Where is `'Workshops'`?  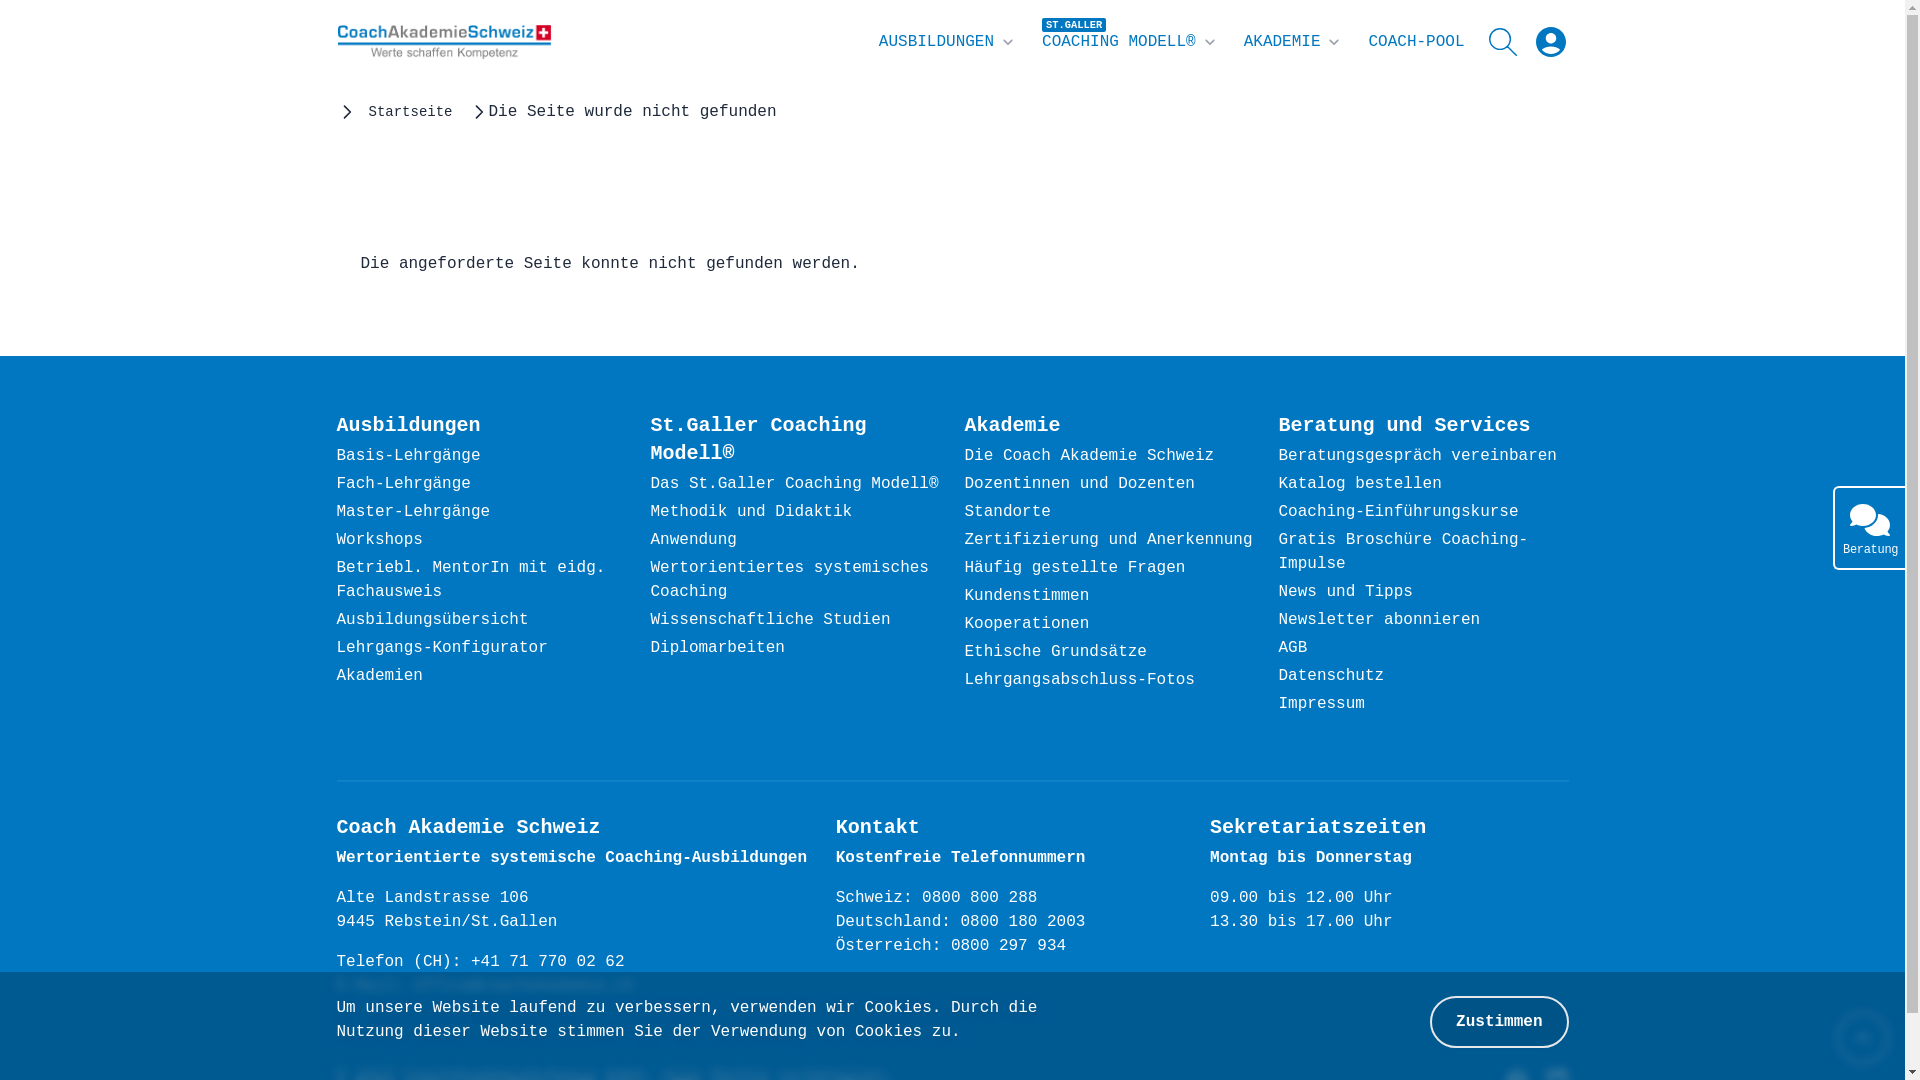
'Workshops' is located at coordinates (379, 540).